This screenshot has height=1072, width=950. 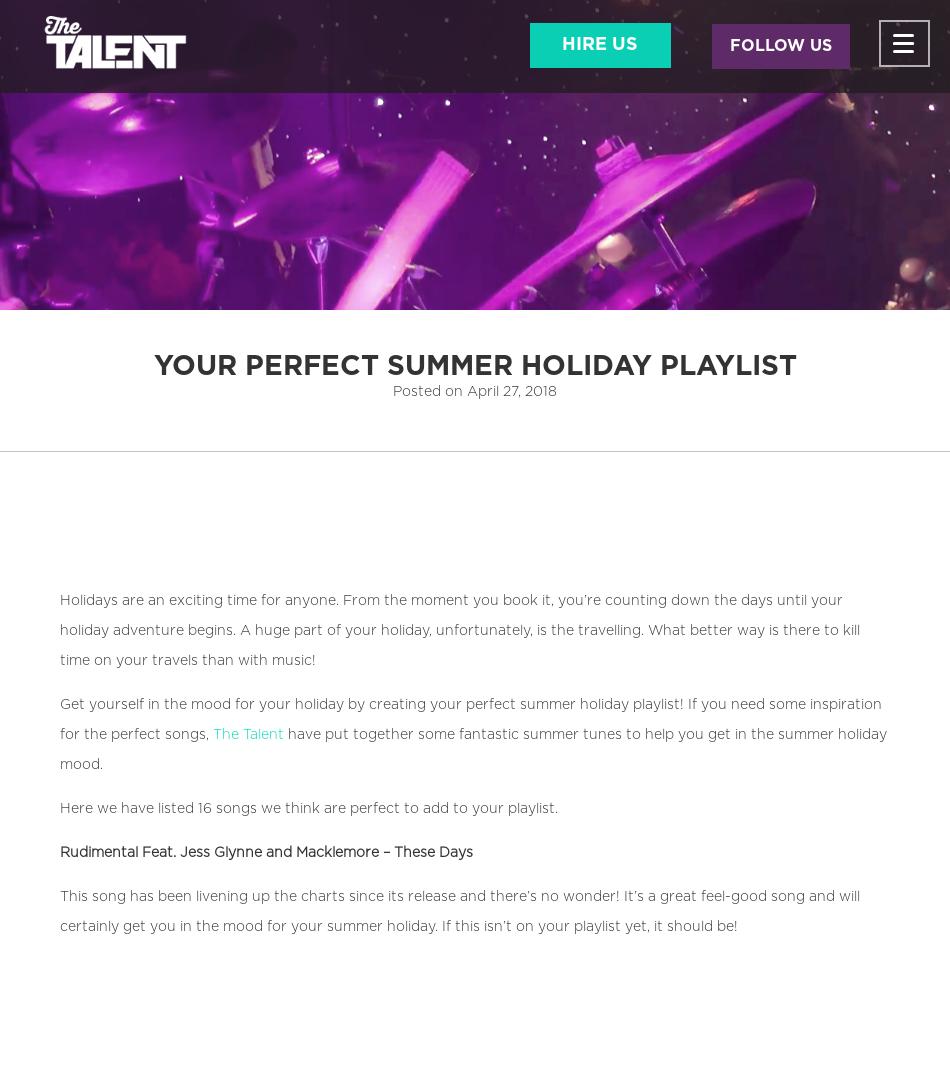 I want to click on 'The Talent', so click(x=212, y=733).